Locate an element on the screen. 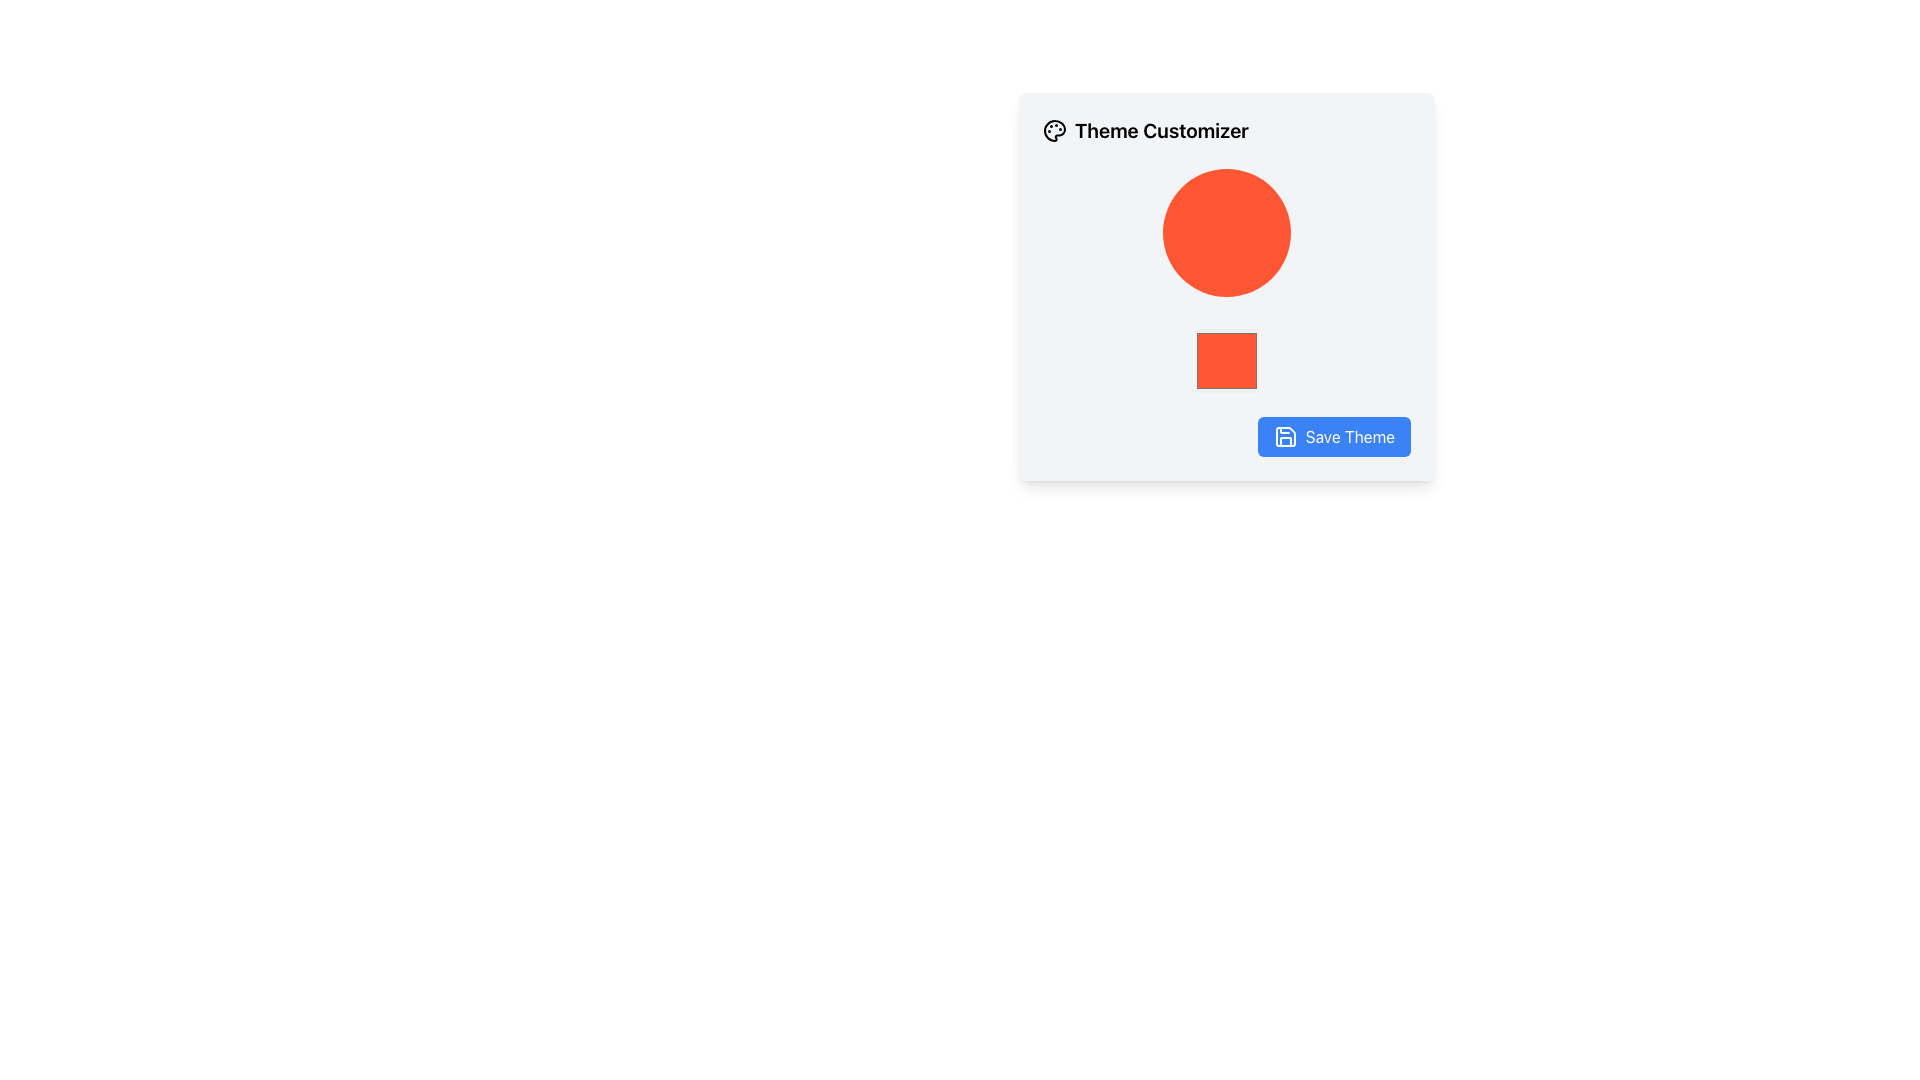 Image resolution: width=1920 pixels, height=1080 pixels. the theme customization icon located at the left of the header section labeled 'Theme Customizer' is located at coordinates (1054, 131).